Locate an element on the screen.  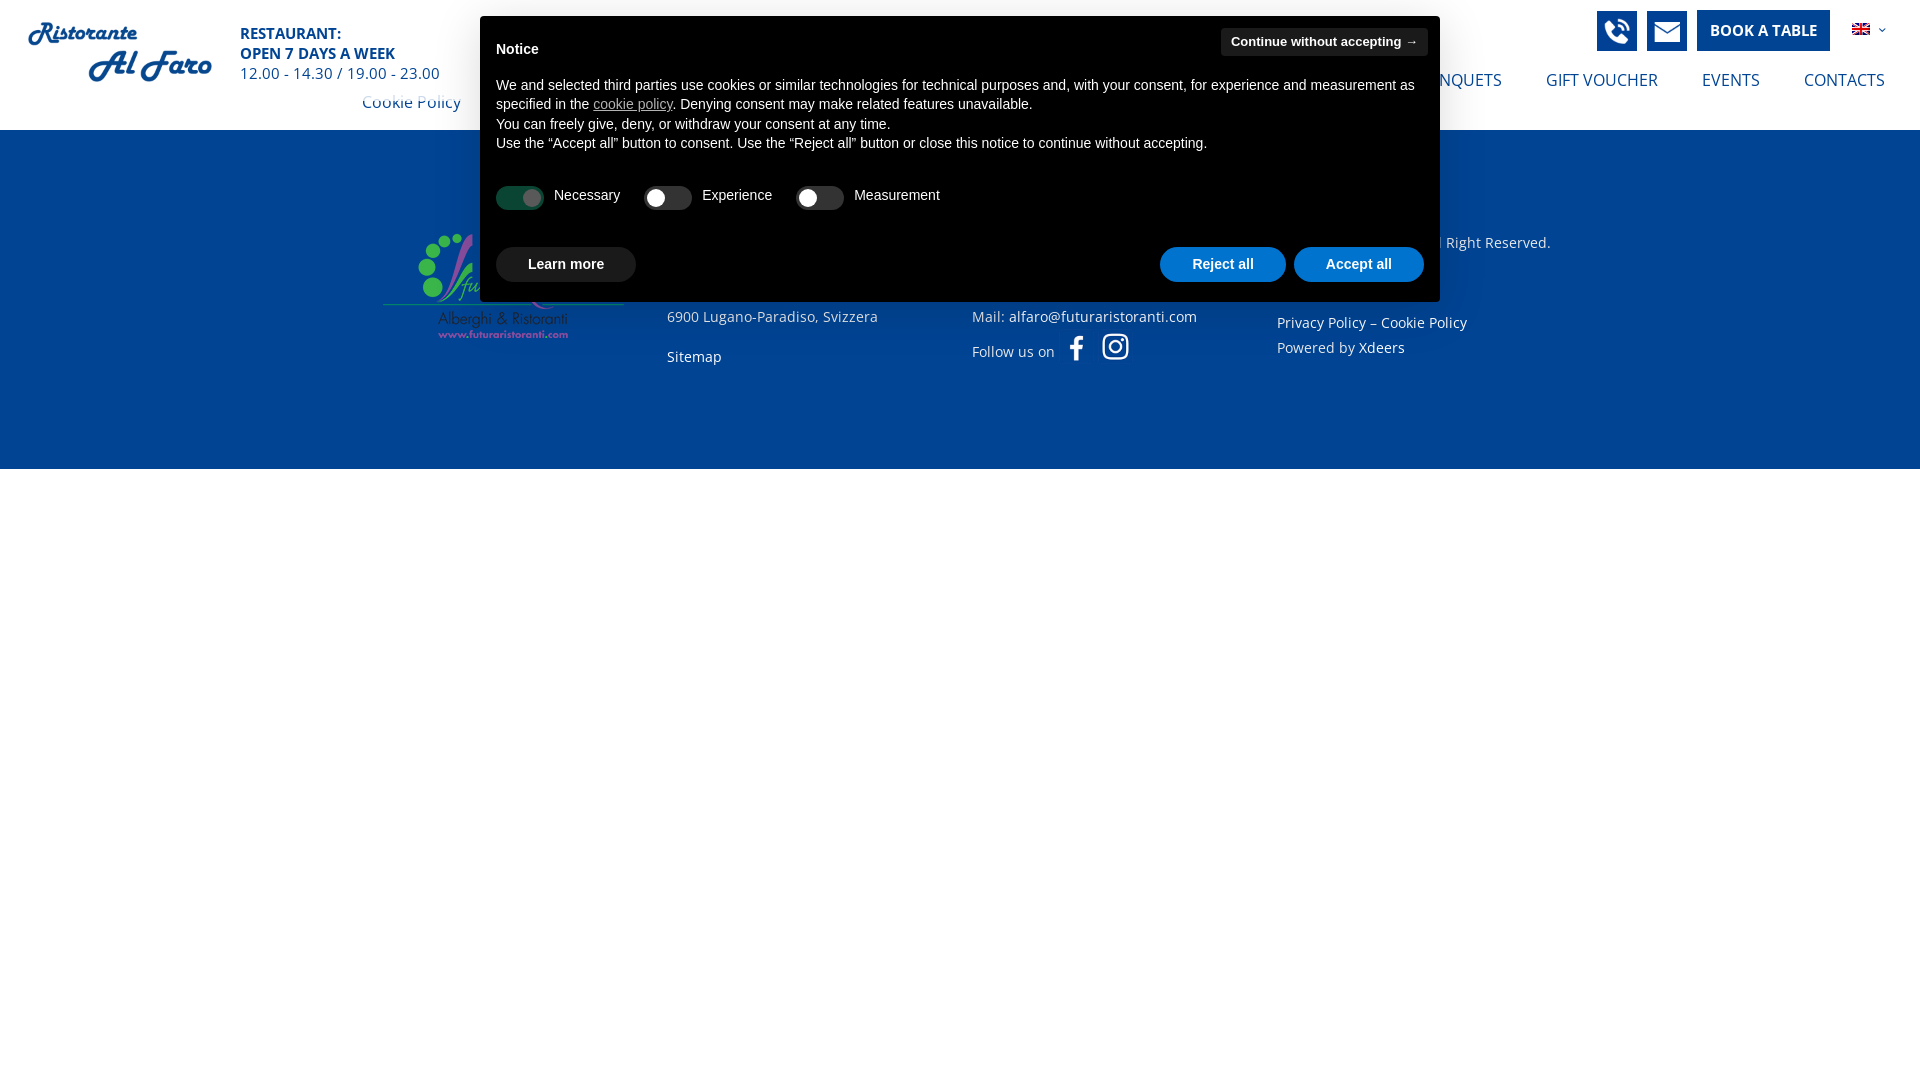
'CONTACTS' is located at coordinates (1843, 79).